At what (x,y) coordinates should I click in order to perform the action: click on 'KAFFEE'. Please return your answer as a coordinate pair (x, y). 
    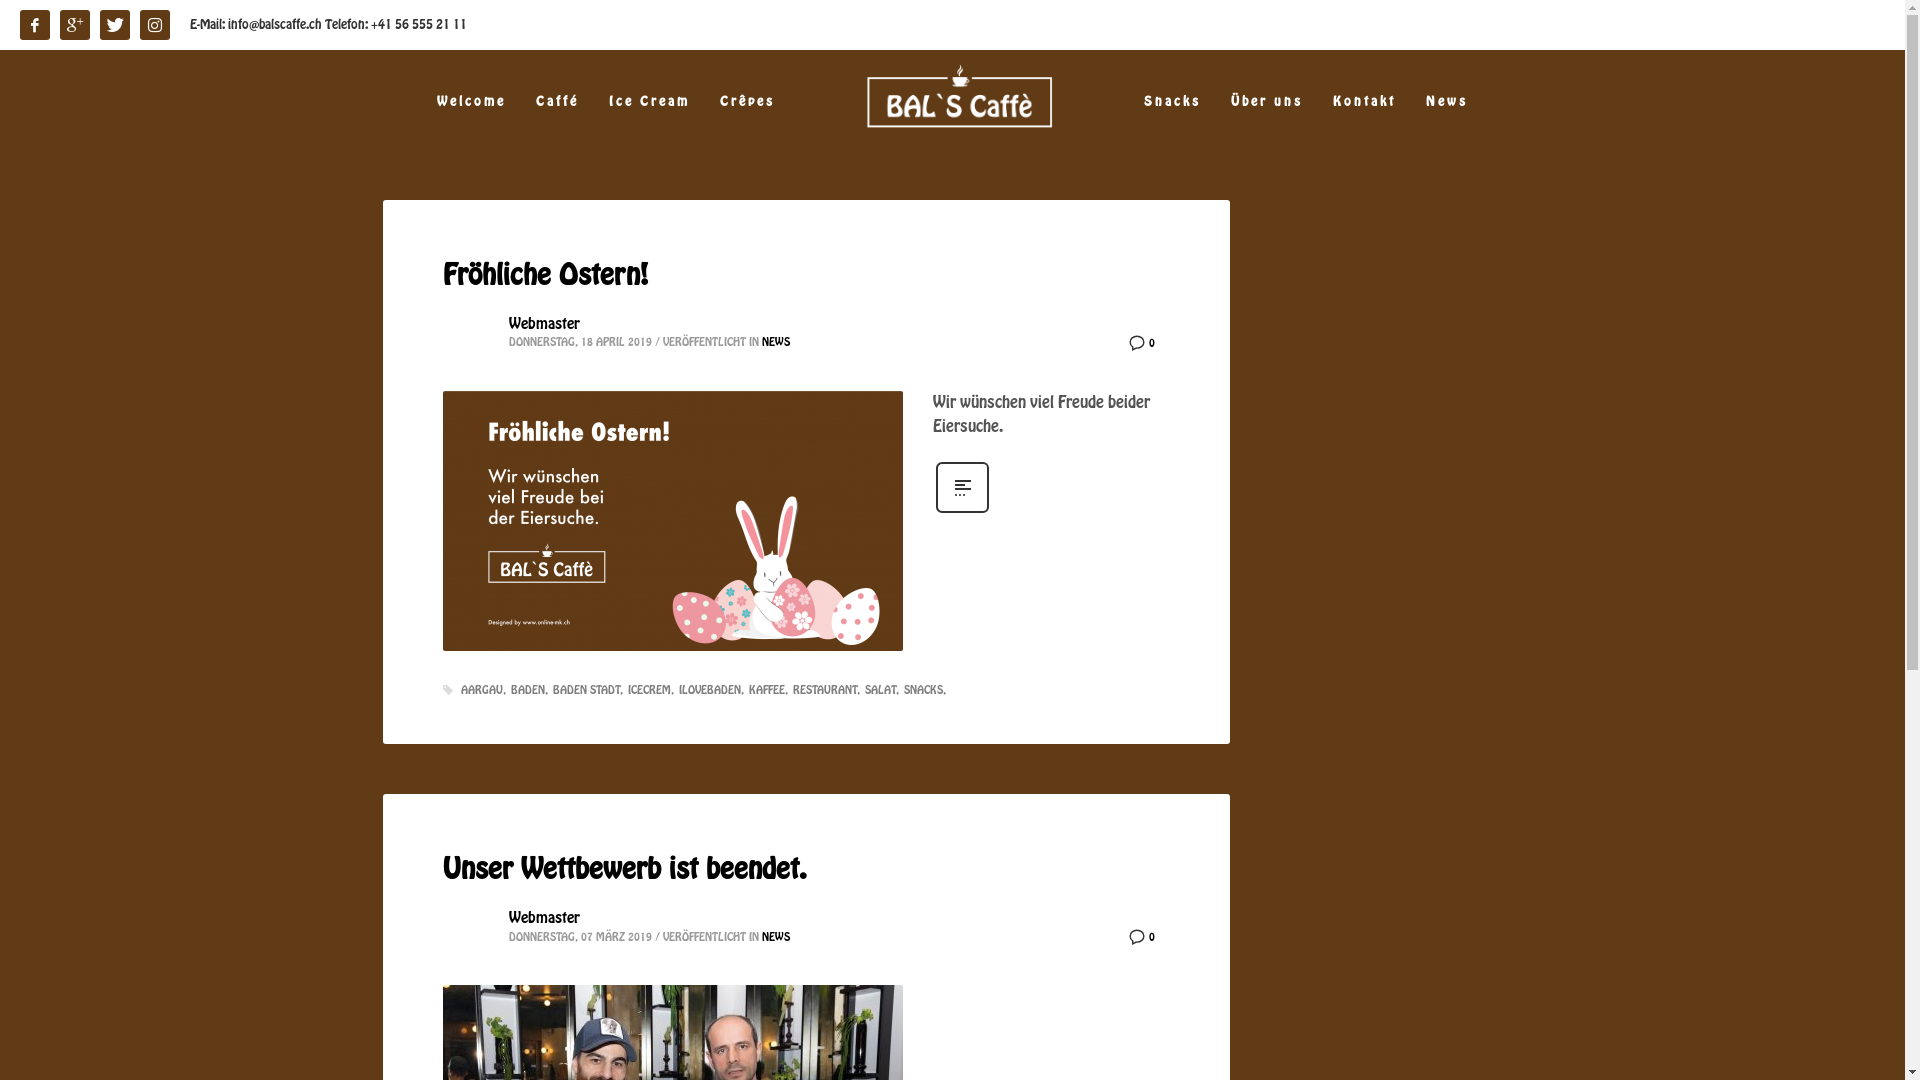
    Looking at the image, I should click on (766, 689).